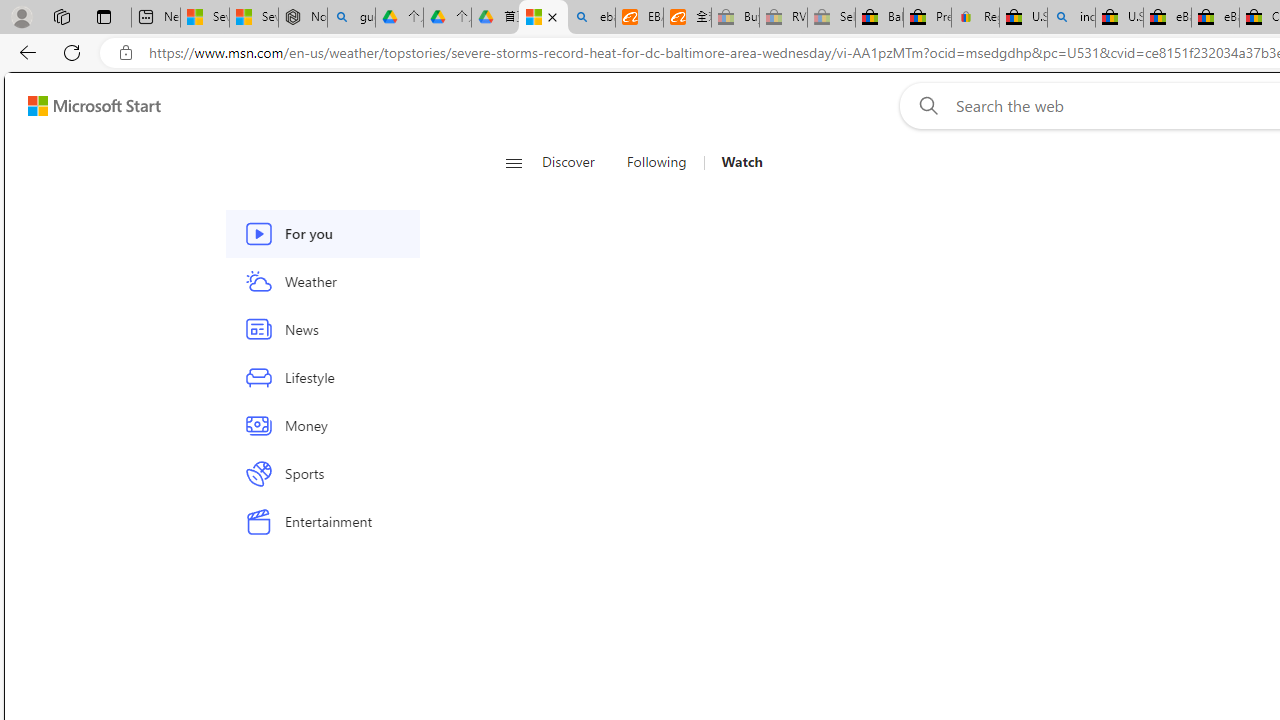  Describe the element at coordinates (831, 17) in the screenshot. I see `'Sell worldwide with eBay - Sleeping'` at that location.